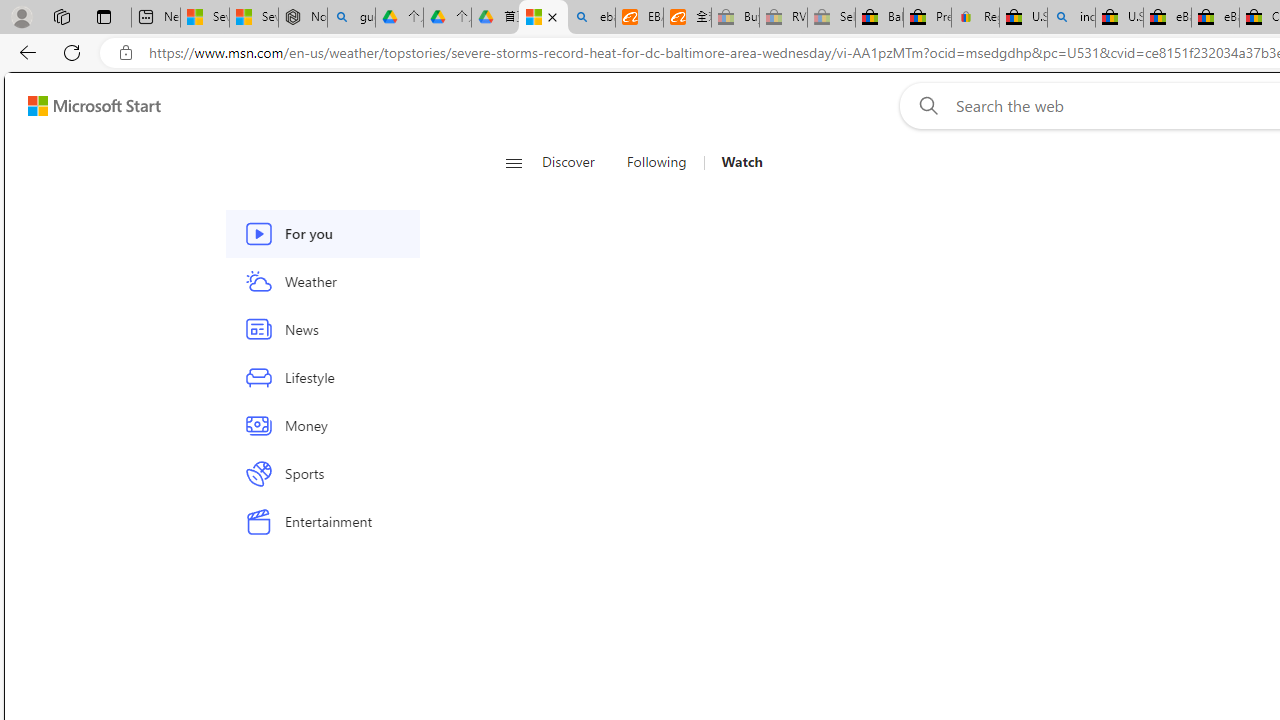  Describe the element at coordinates (831, 17) in the screenshot. I see `'Sell worldwide with eBay - Sleeping'` at that location.